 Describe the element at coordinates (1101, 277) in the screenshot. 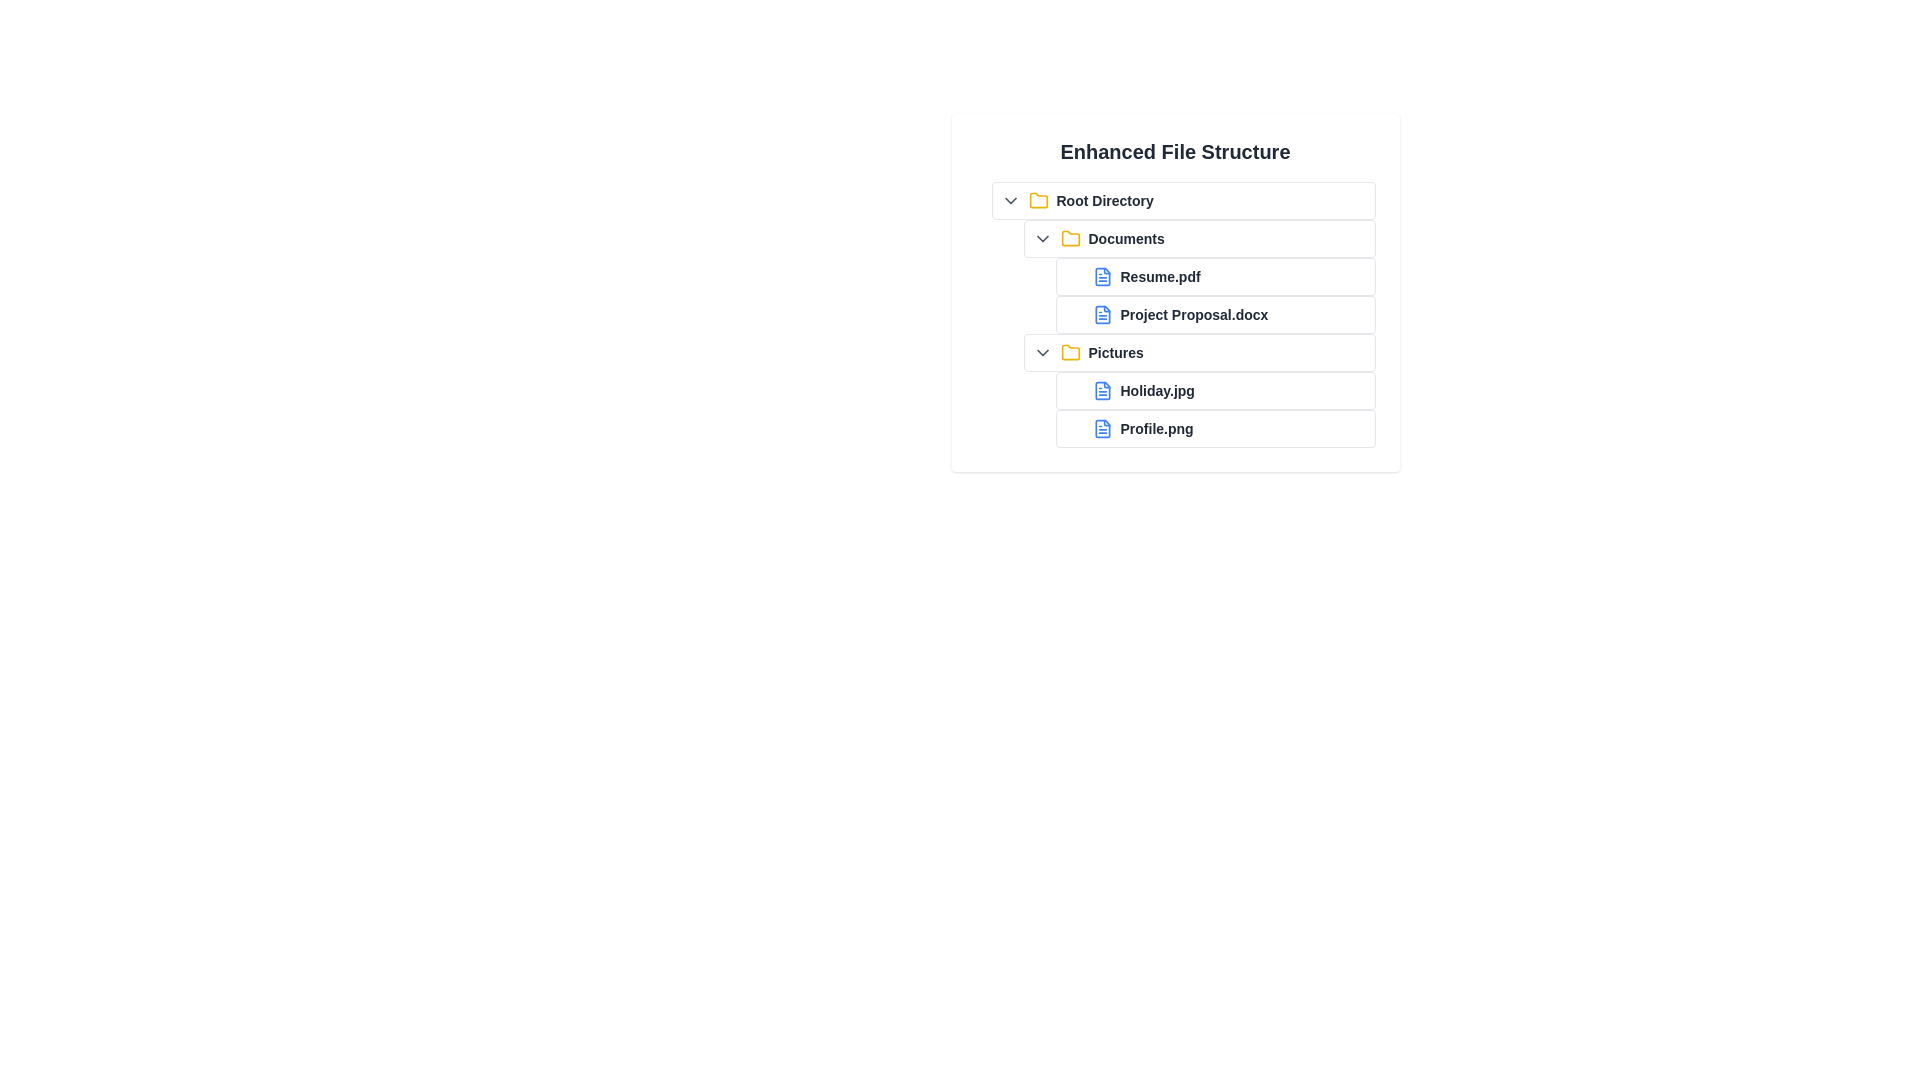

I see `the visual representation of the 'Resume.pdf' icon located in the 'Documents' section, positioned left of the text 'Resume.pdf'` at that location.